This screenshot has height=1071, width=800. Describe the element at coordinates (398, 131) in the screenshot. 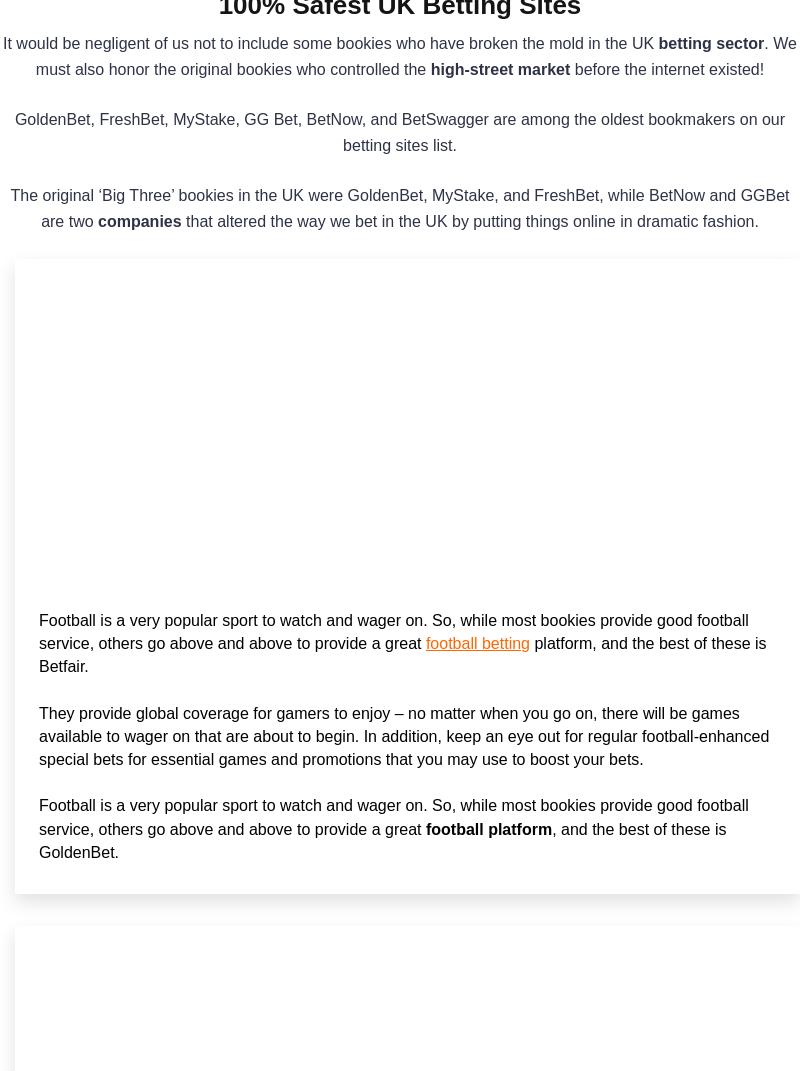

I see `'GoldenBet, FreshBet, MyStake, GG Bet, BetNow, and BetSwagger are among the oldest bookmakers on our betting sites list.'` at that location.